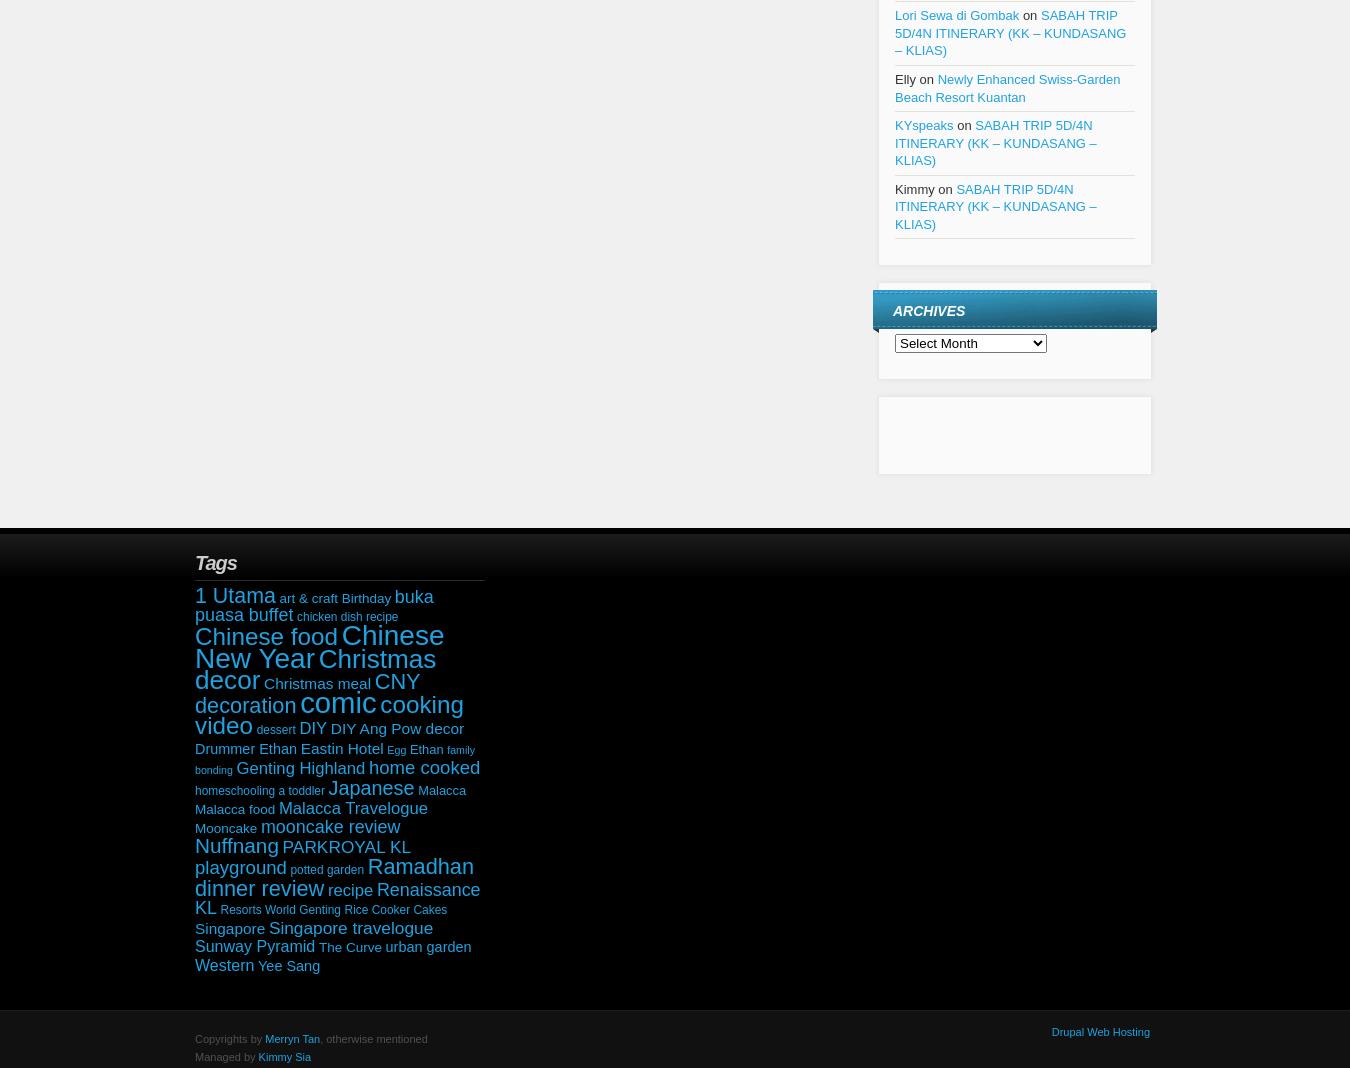 This screenshot has width=1350, height=1068. Describe the element at coordinates (229, 1038) in the screenshot. I see `'Copyrights by'` at that location.